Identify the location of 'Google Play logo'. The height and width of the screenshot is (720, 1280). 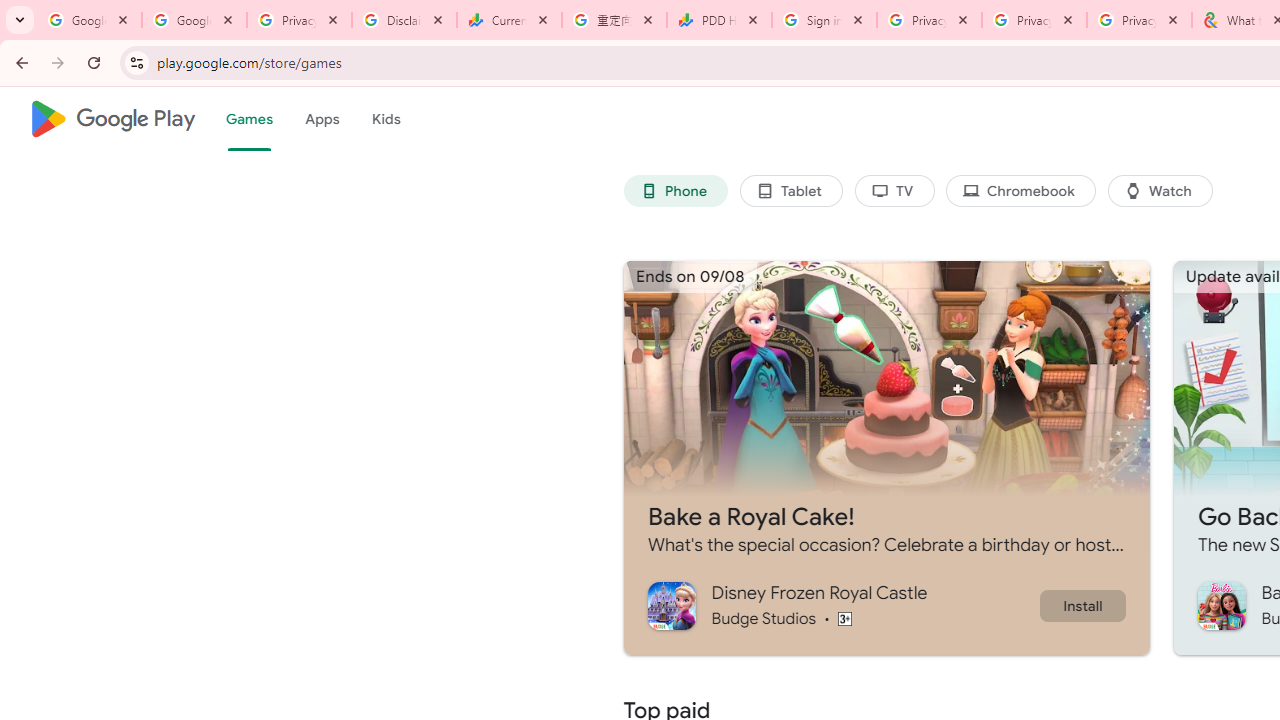
(111, 119).